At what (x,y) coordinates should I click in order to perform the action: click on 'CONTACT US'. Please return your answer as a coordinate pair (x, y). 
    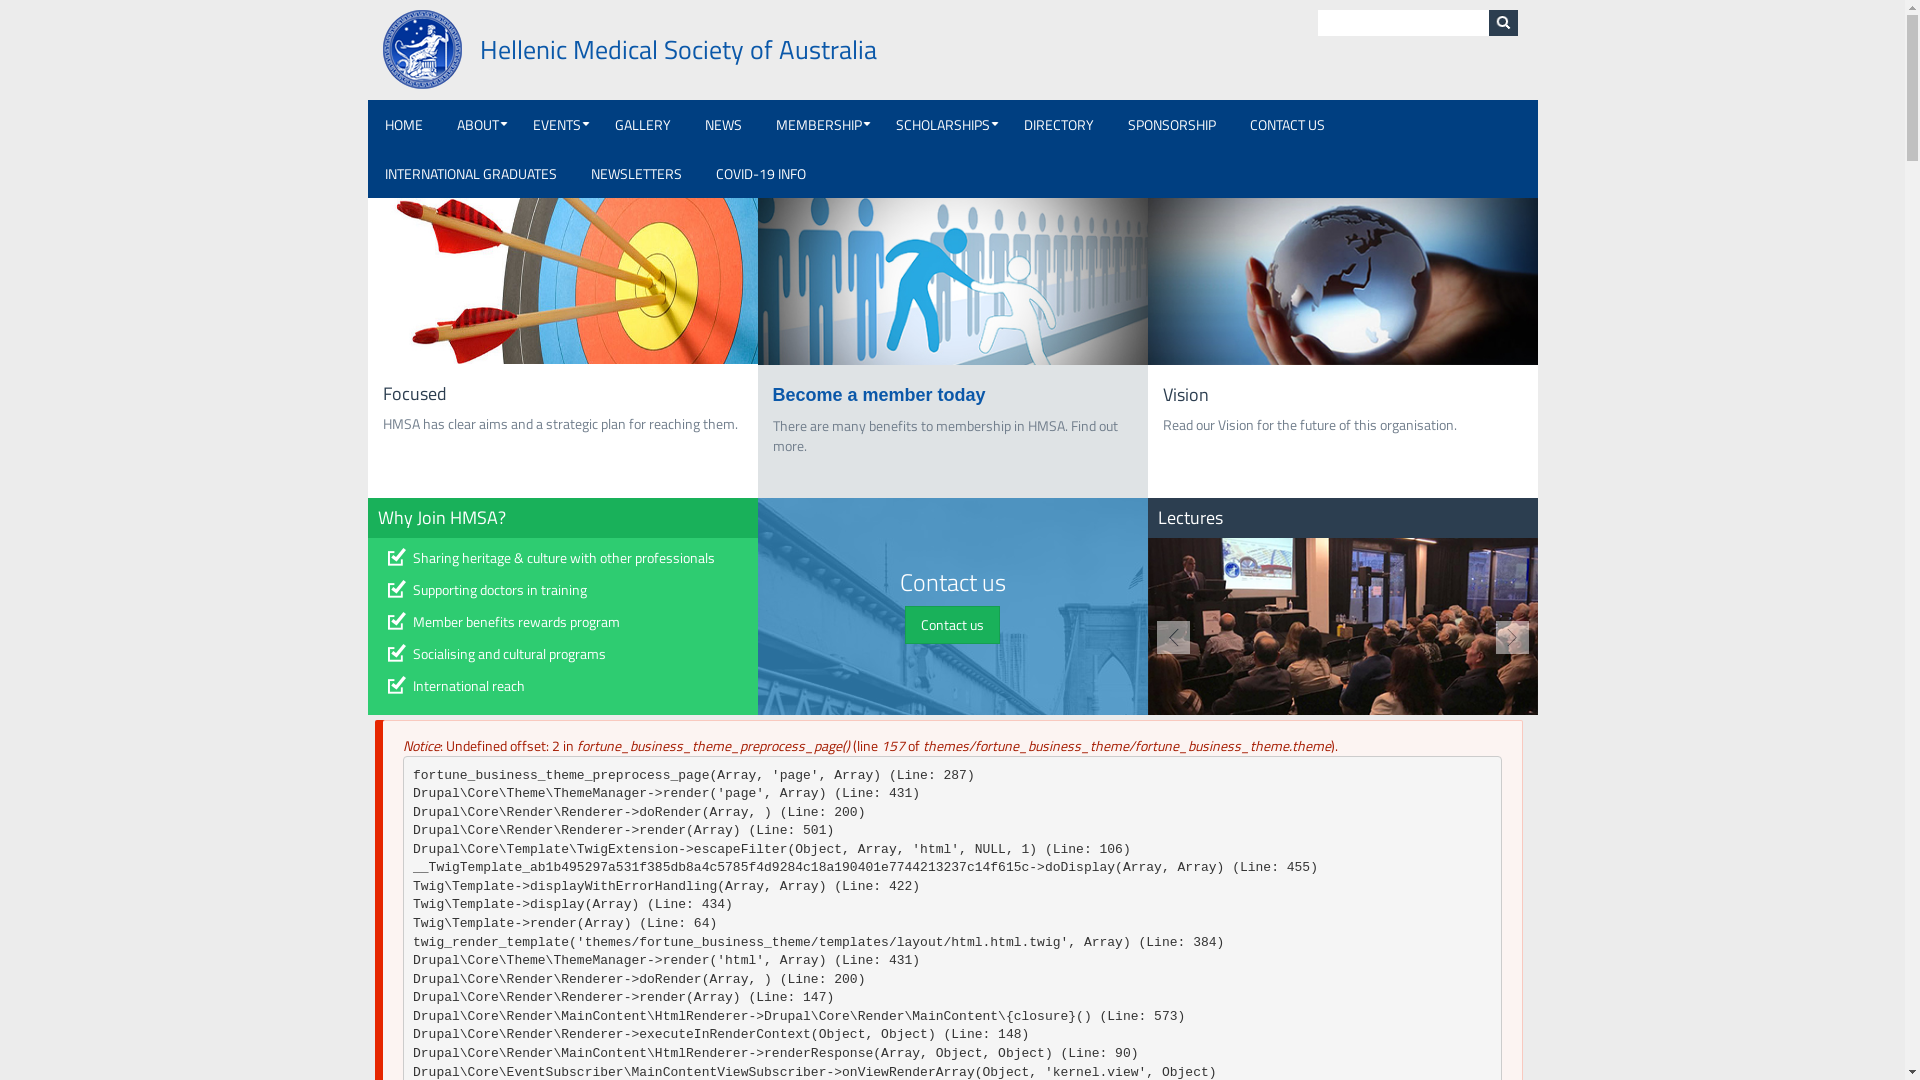
    Looking at the image, I should click on (1286, 124).